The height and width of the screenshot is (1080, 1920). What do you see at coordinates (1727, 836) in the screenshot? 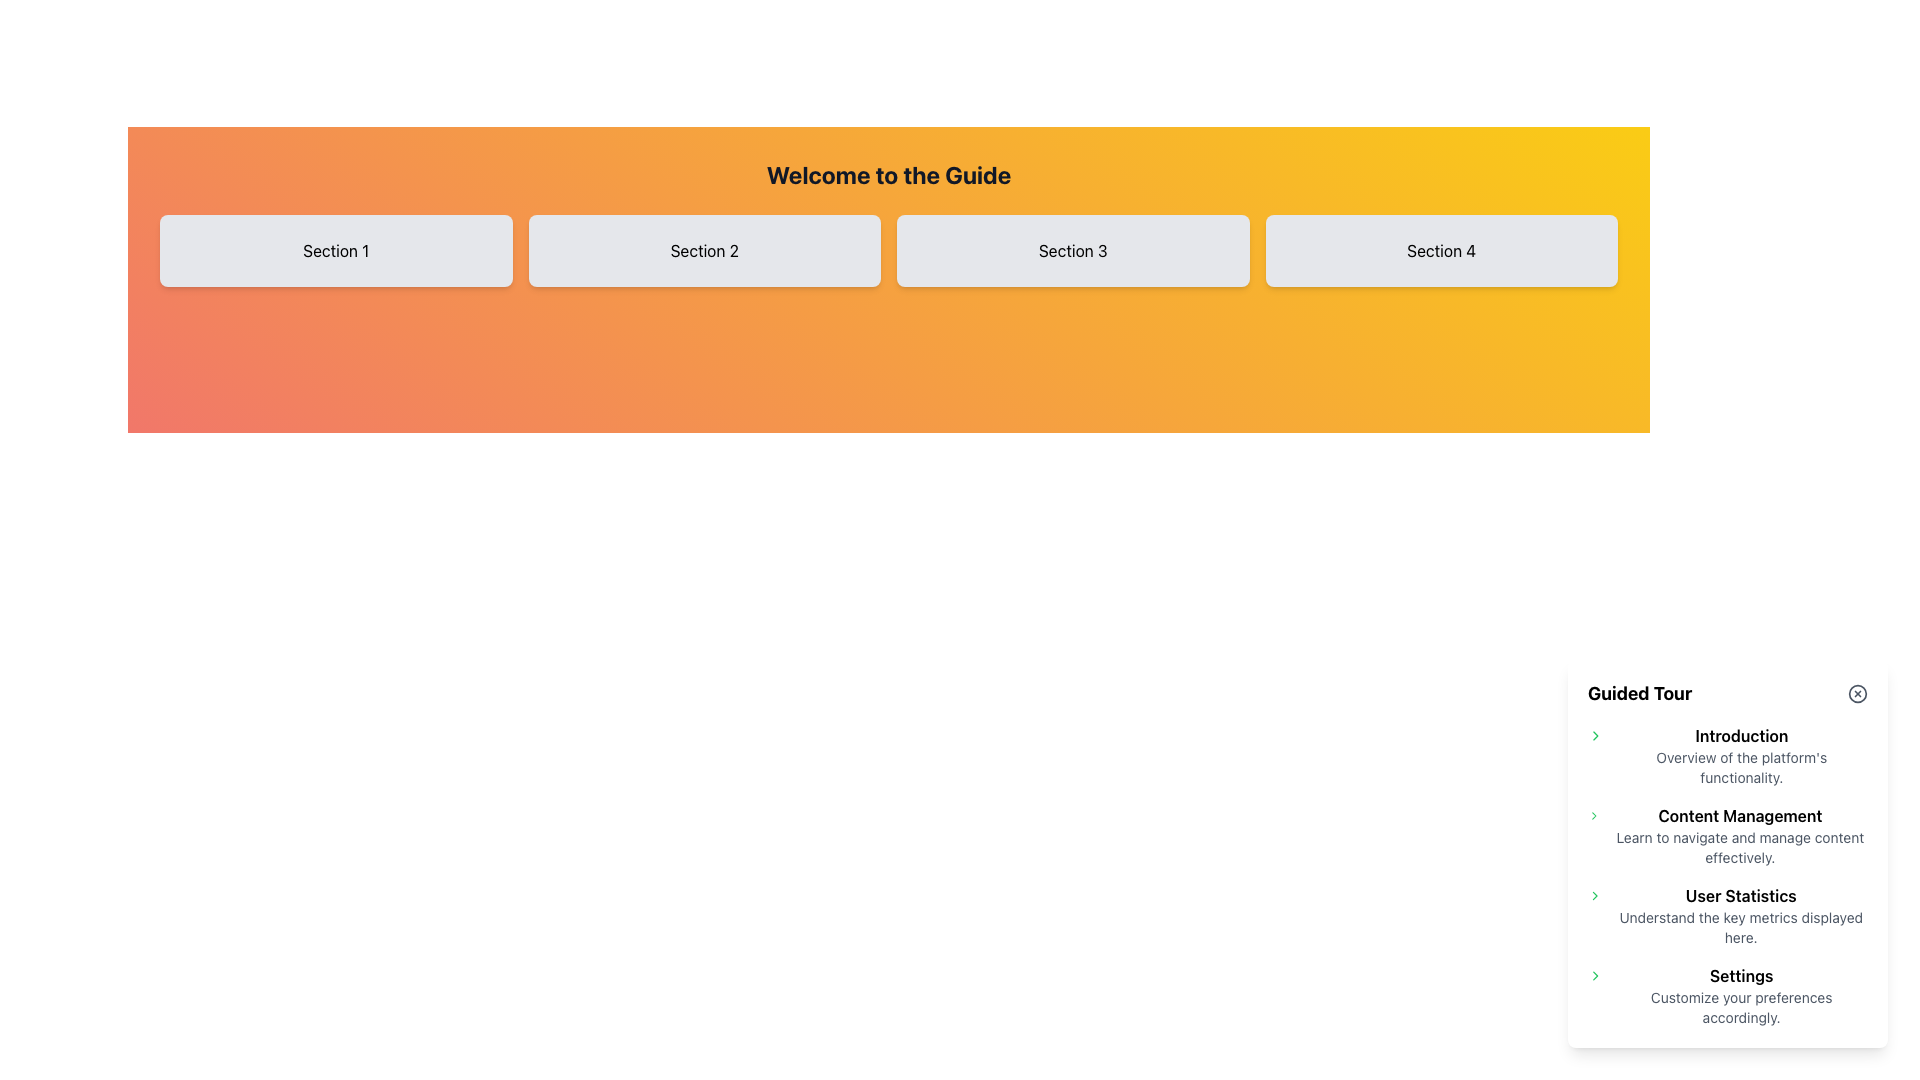
I see `the second list item titled 'Content Management' with a description about navigating and managing content, which is part of the 'Guided Tour' panel` at bounding box center [1727, 836].